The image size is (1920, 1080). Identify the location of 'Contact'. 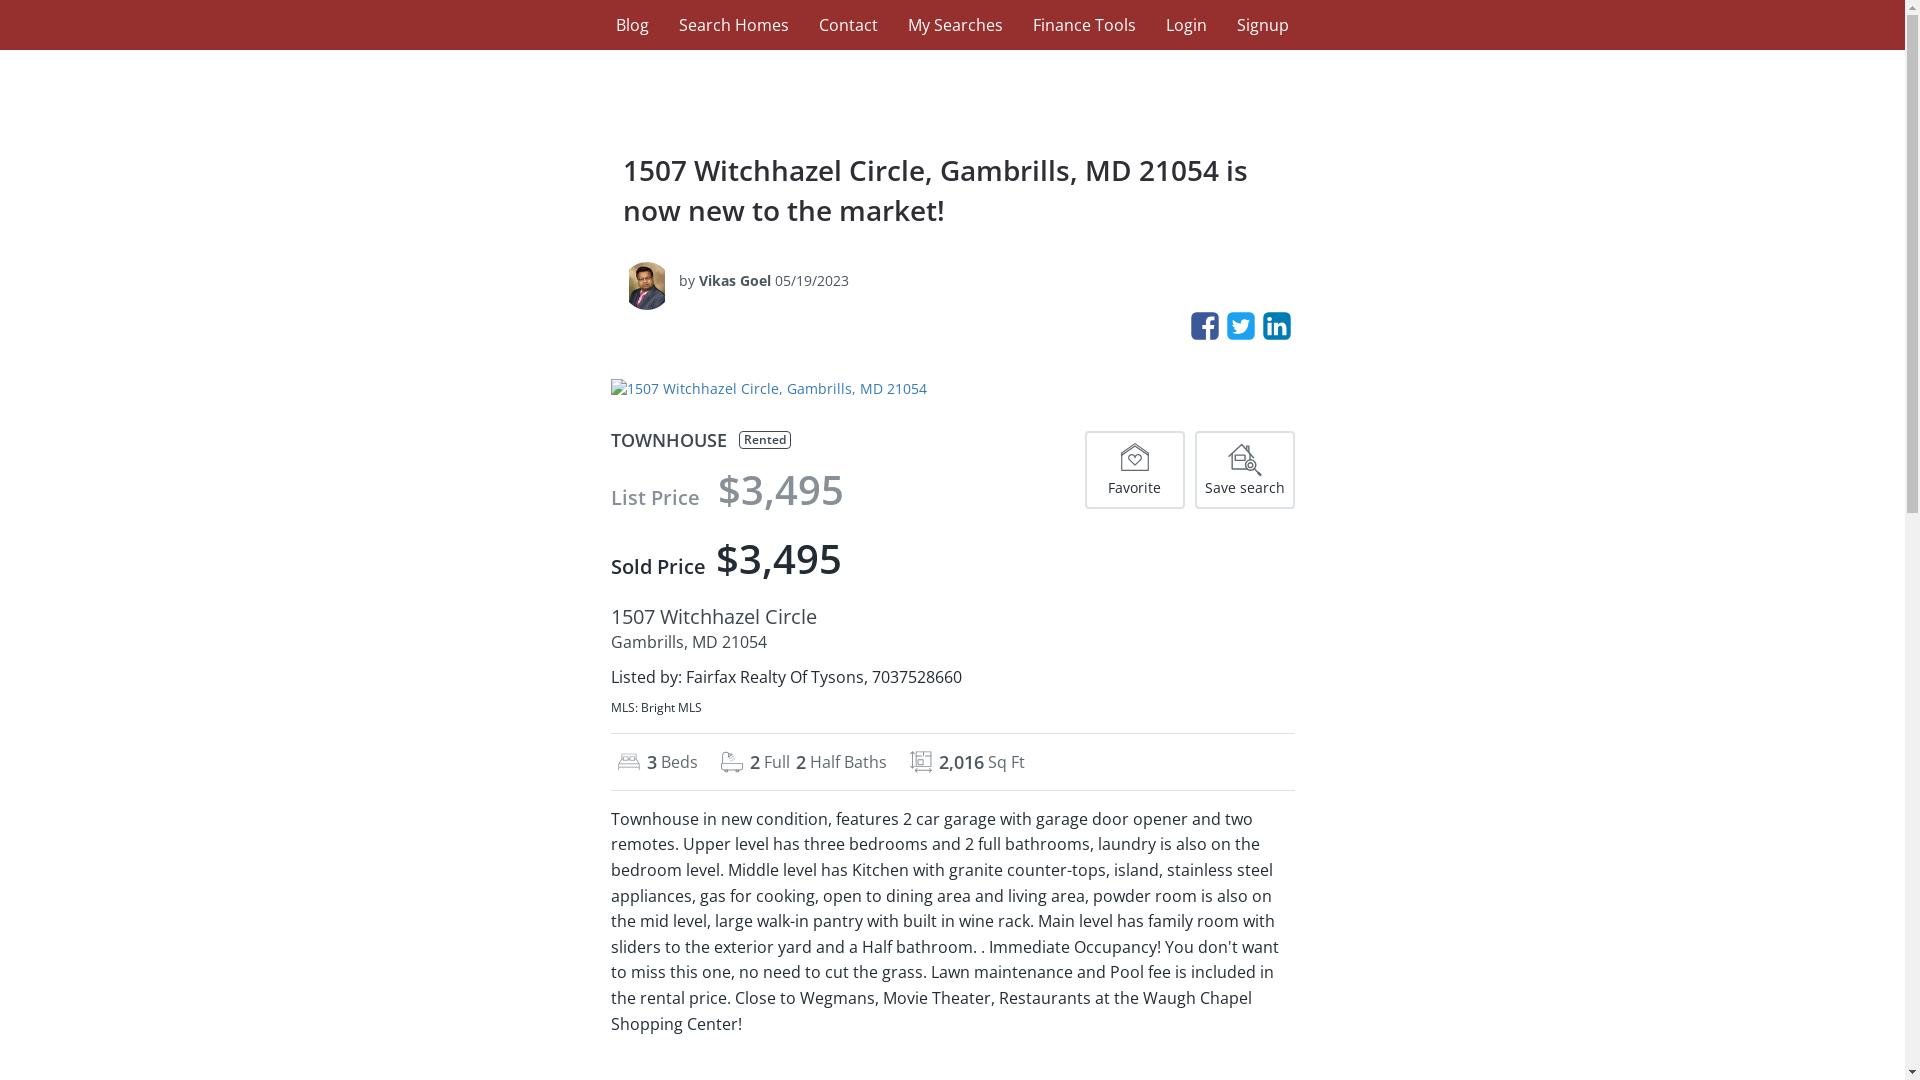
(848, 24).